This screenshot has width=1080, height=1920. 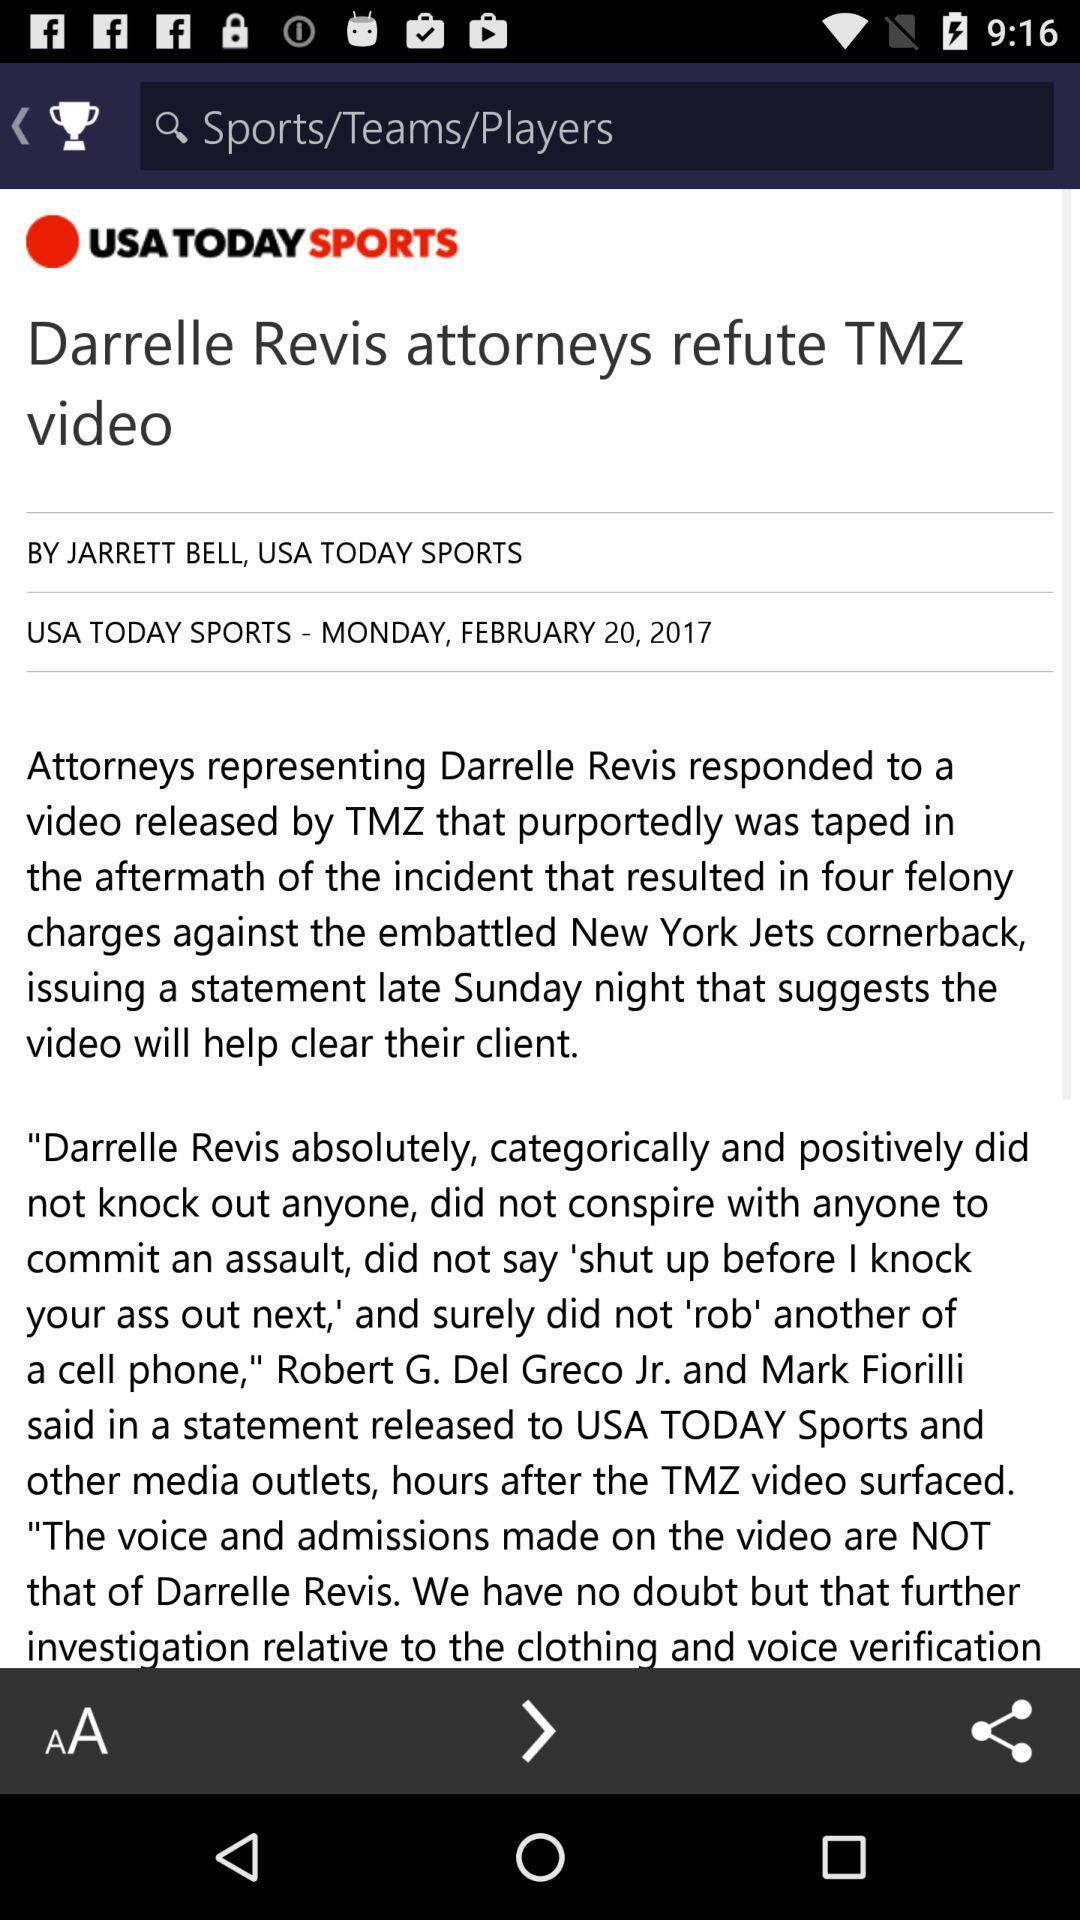 What do you see at coordinates (75, 1730) in the screenshot?
I see `the icon at the bottom left corner` at bounding box center [75, 1730].